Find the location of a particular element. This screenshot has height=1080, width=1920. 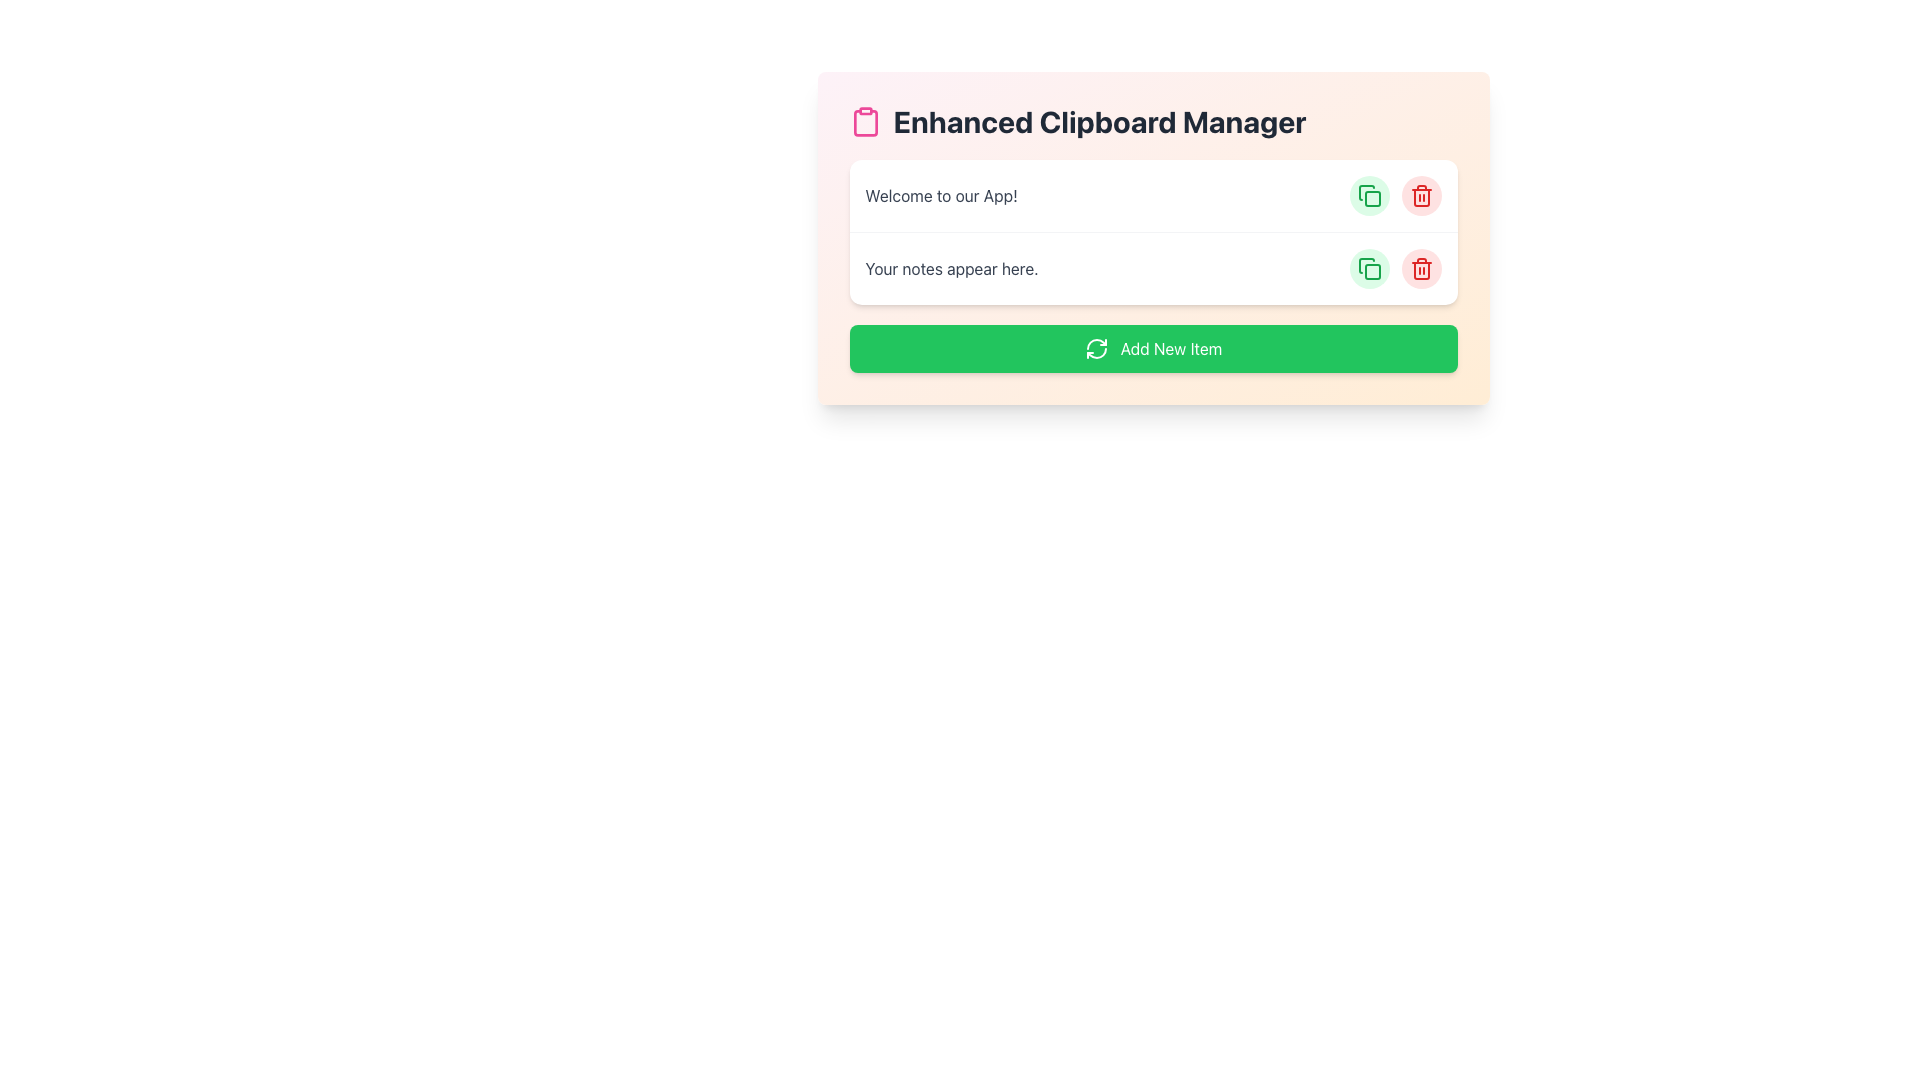

the composite UI element containing the green copy icon and the red delete icon, located to the right of the note text 'Your notes appear here.' is located at coordinates (1394, 268).